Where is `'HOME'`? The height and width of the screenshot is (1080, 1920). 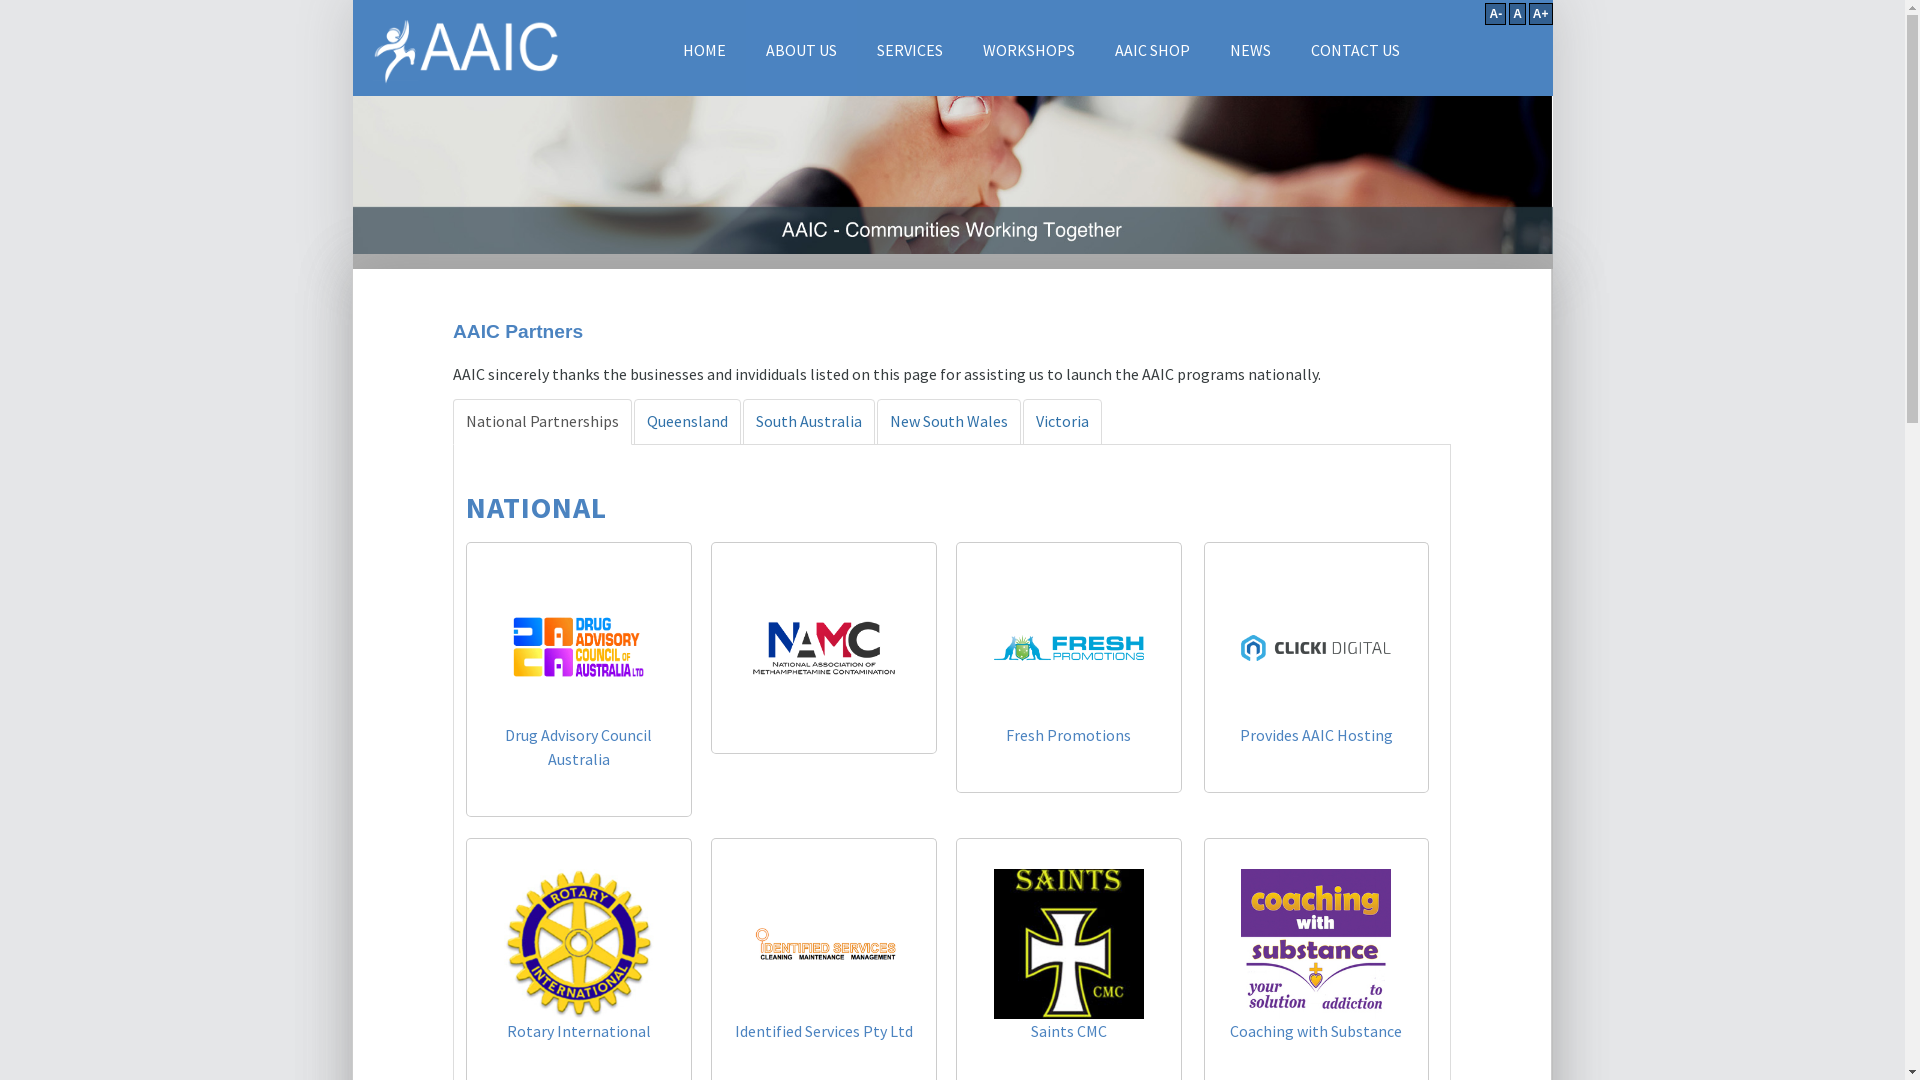
'HOME' is located at coordinates (703, 49).